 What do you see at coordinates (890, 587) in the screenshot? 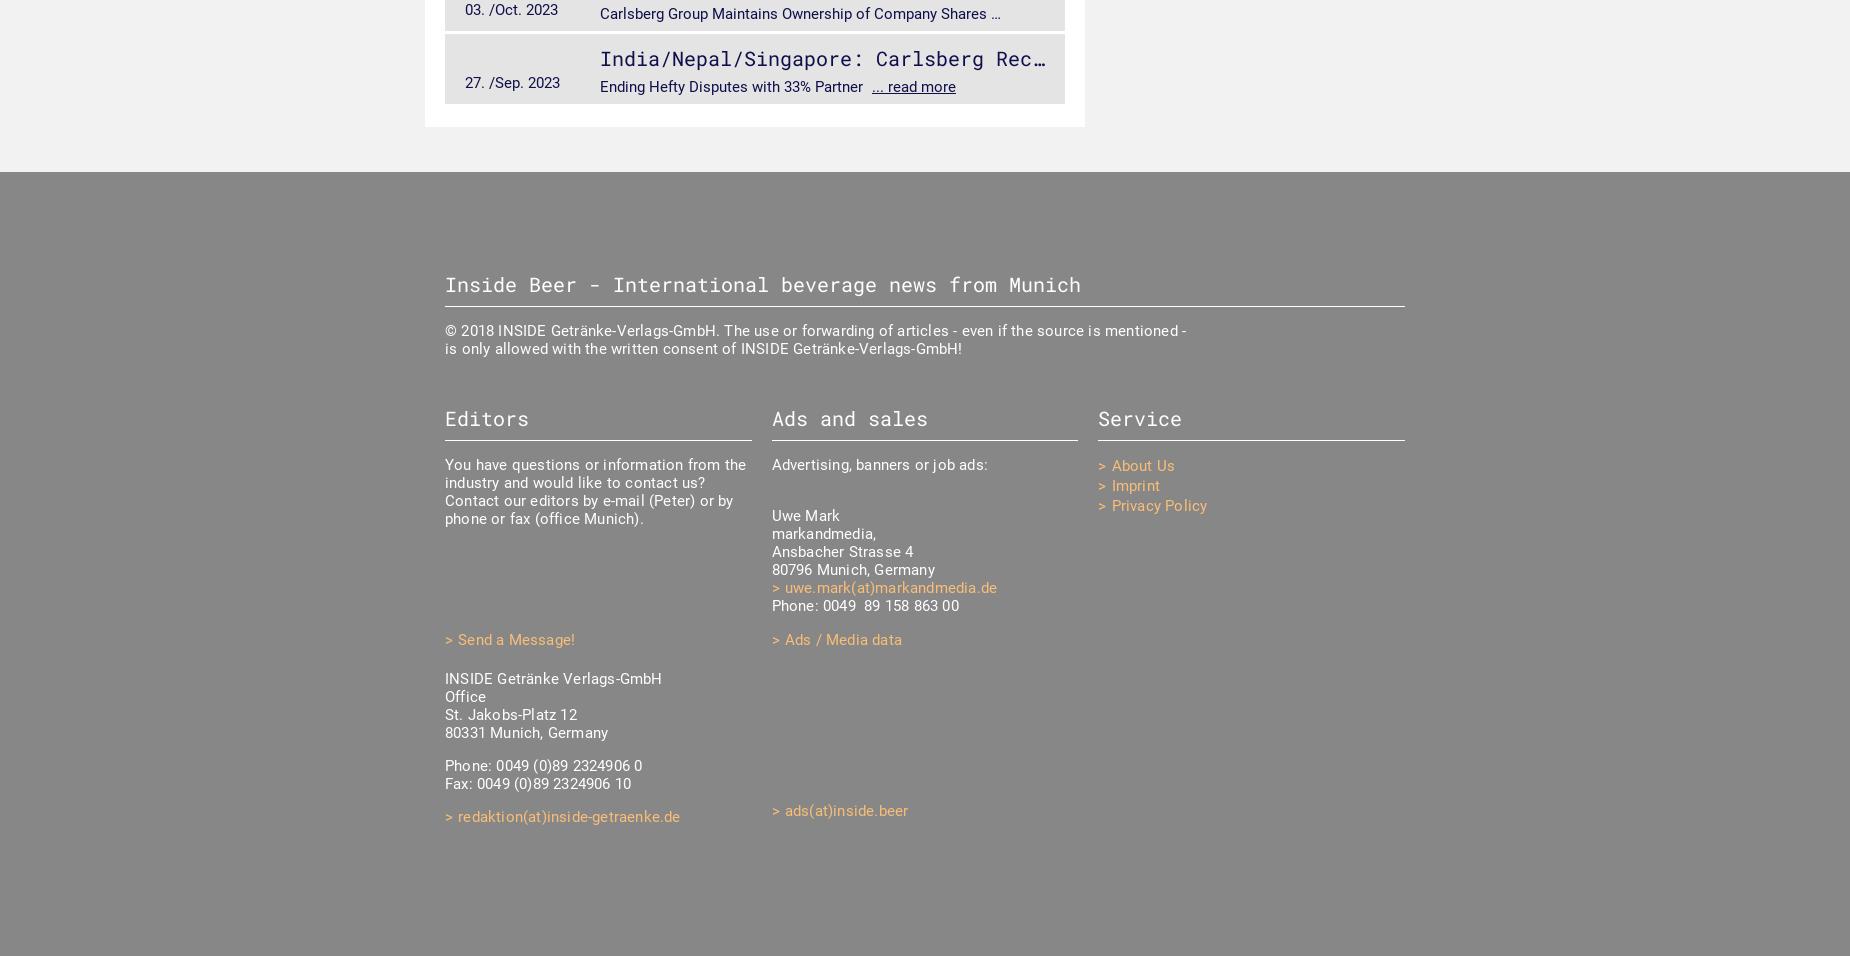
I see `'uwe.mark(at)markandmedia.de'` at bounding box center [890, 587].